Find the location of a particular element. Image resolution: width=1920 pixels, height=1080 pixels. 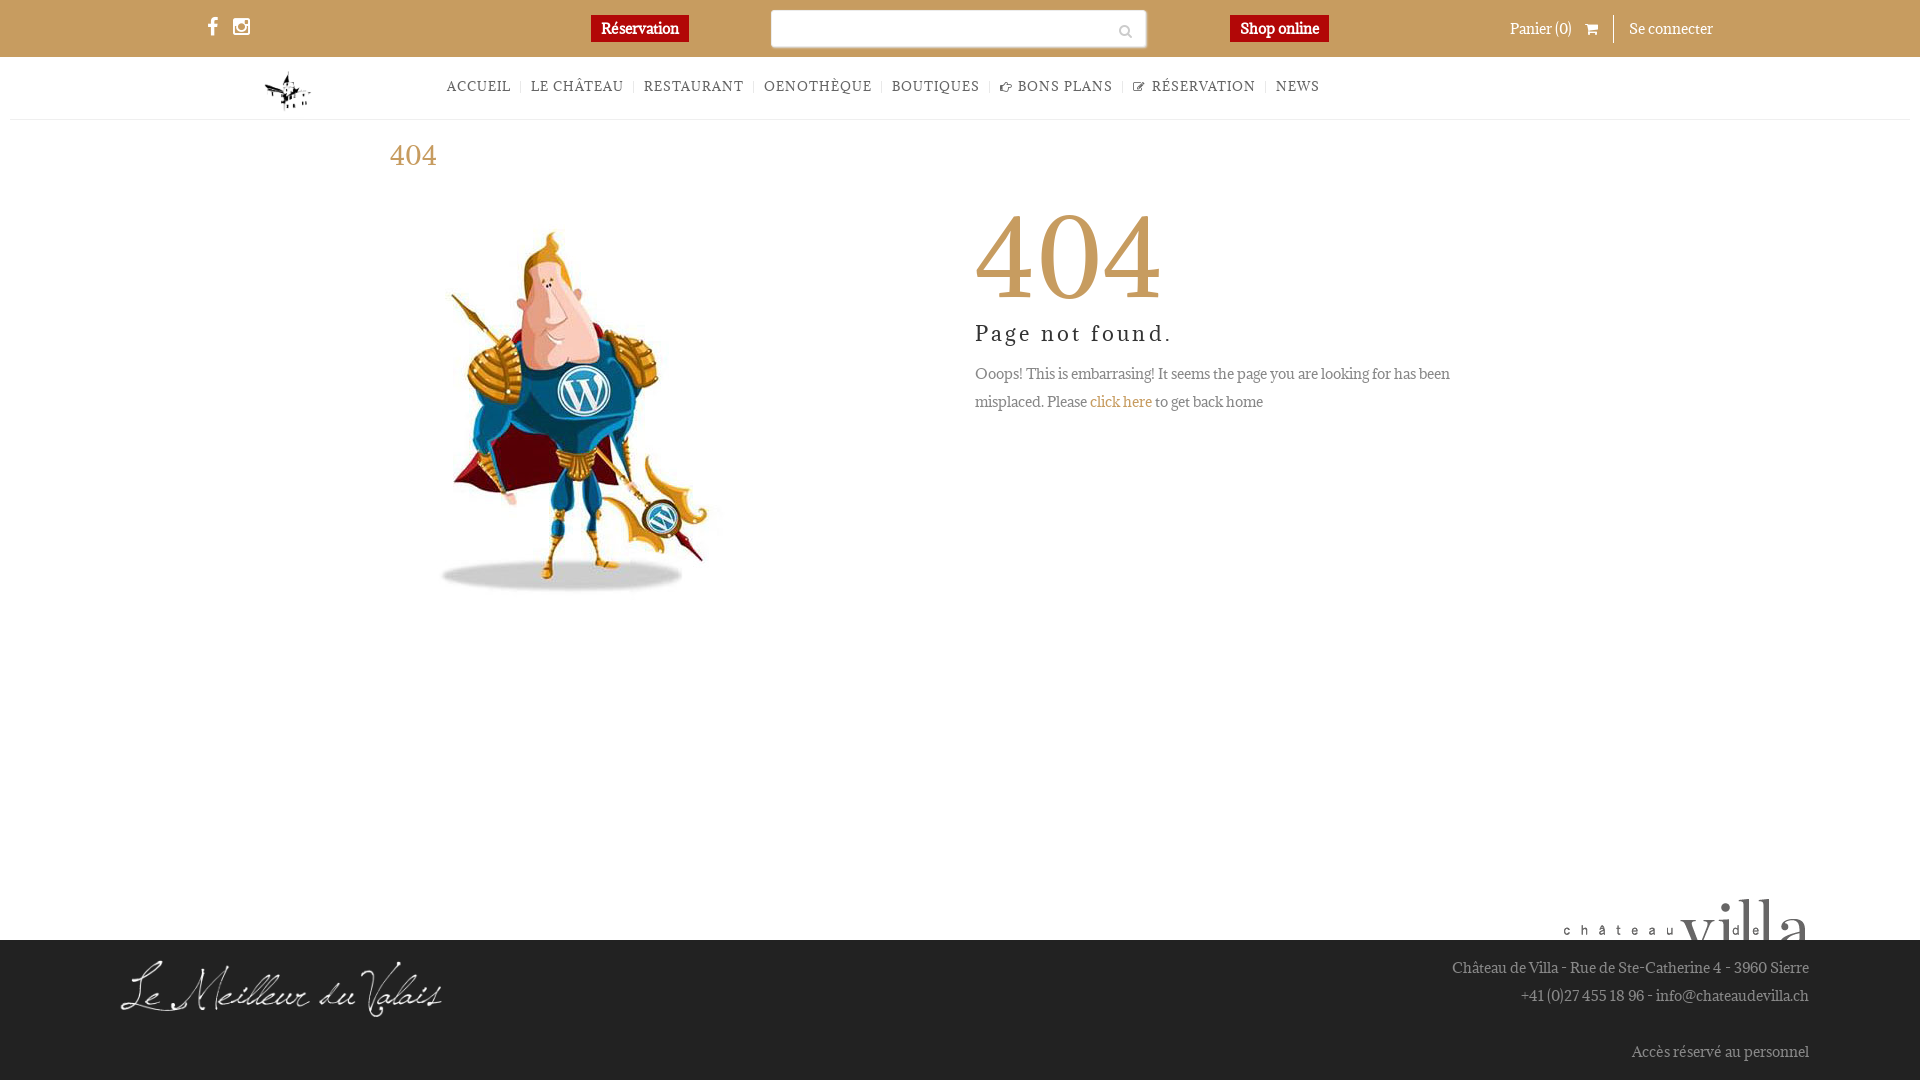

'BONS PLANS' is located at coordinates (1055, 86).